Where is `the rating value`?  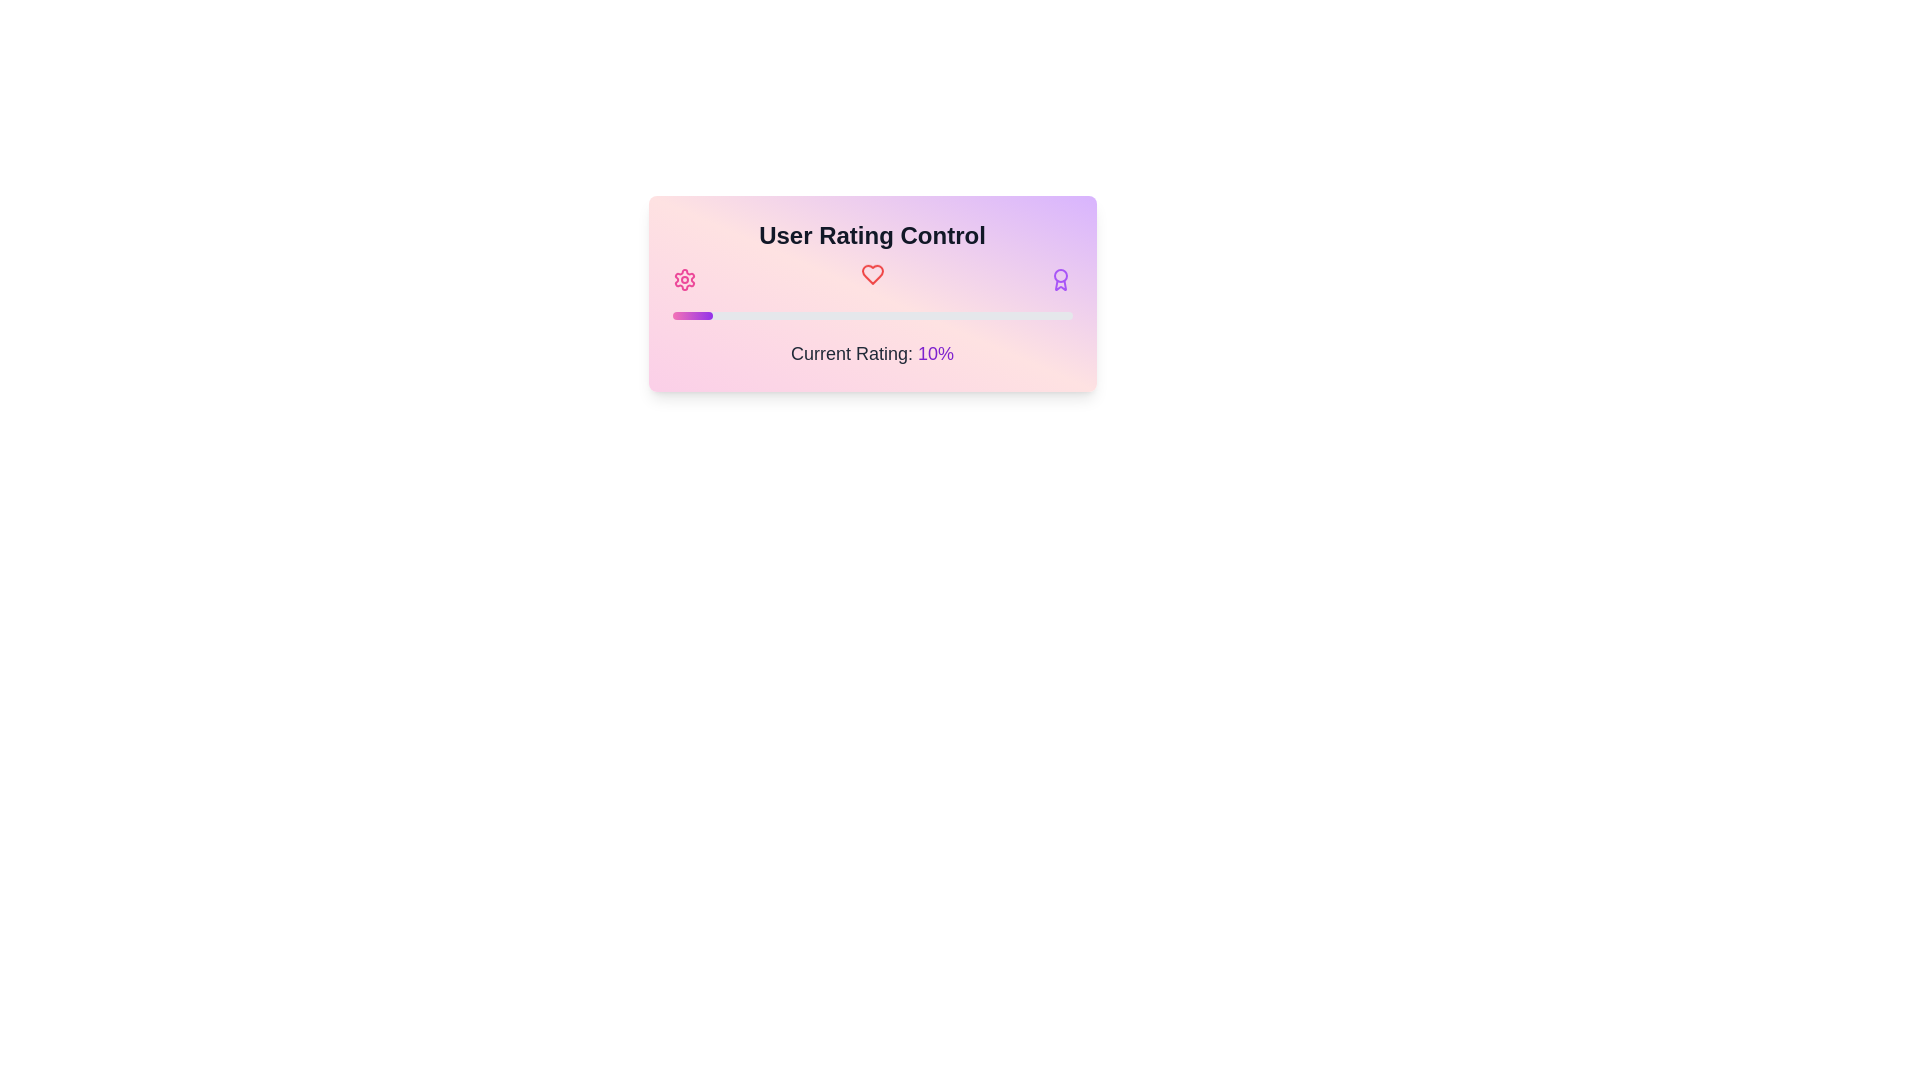
the rating value is located at coordinates (972, 280).